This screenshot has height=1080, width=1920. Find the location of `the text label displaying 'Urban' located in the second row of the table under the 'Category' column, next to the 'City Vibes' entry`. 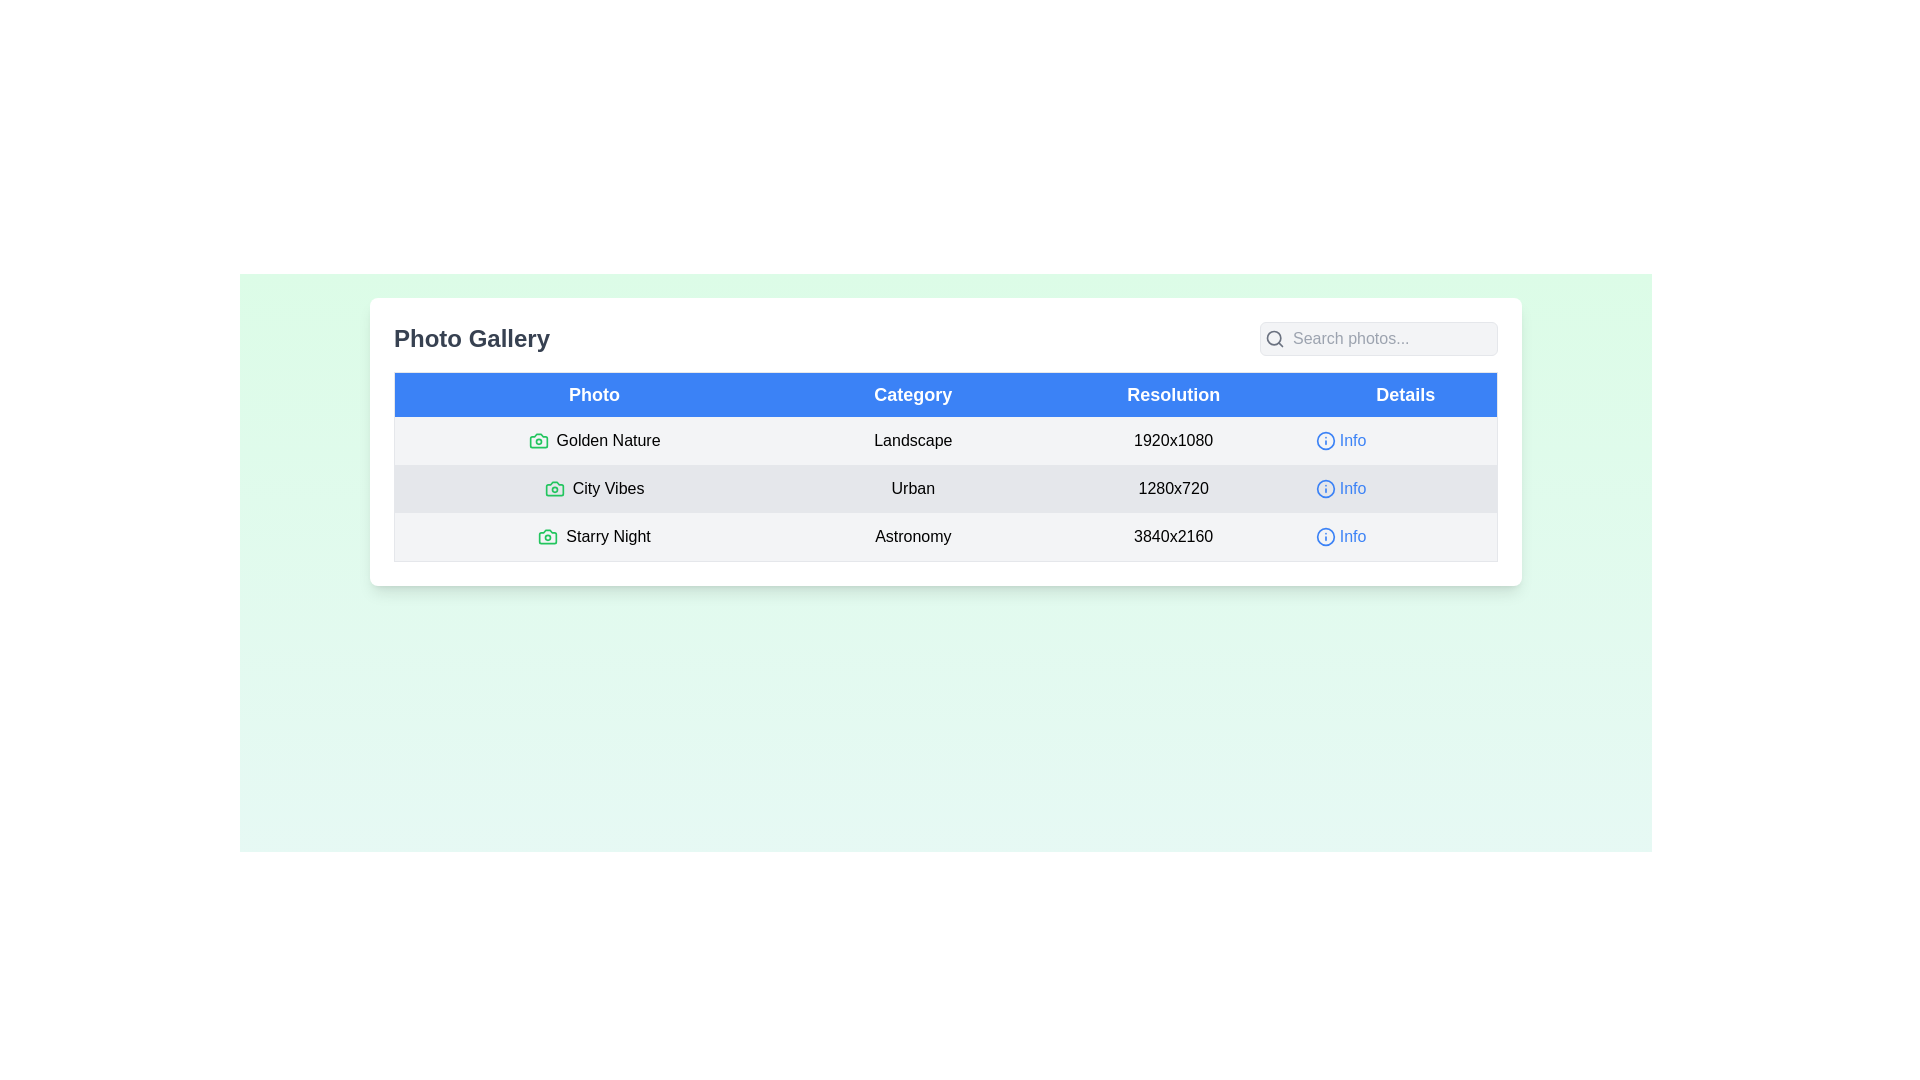

the text label displaying 'Urban' located in the second row of the table under the 'Category' column, next to the 'City Vibes' entry is located at coordinates (912, 489).